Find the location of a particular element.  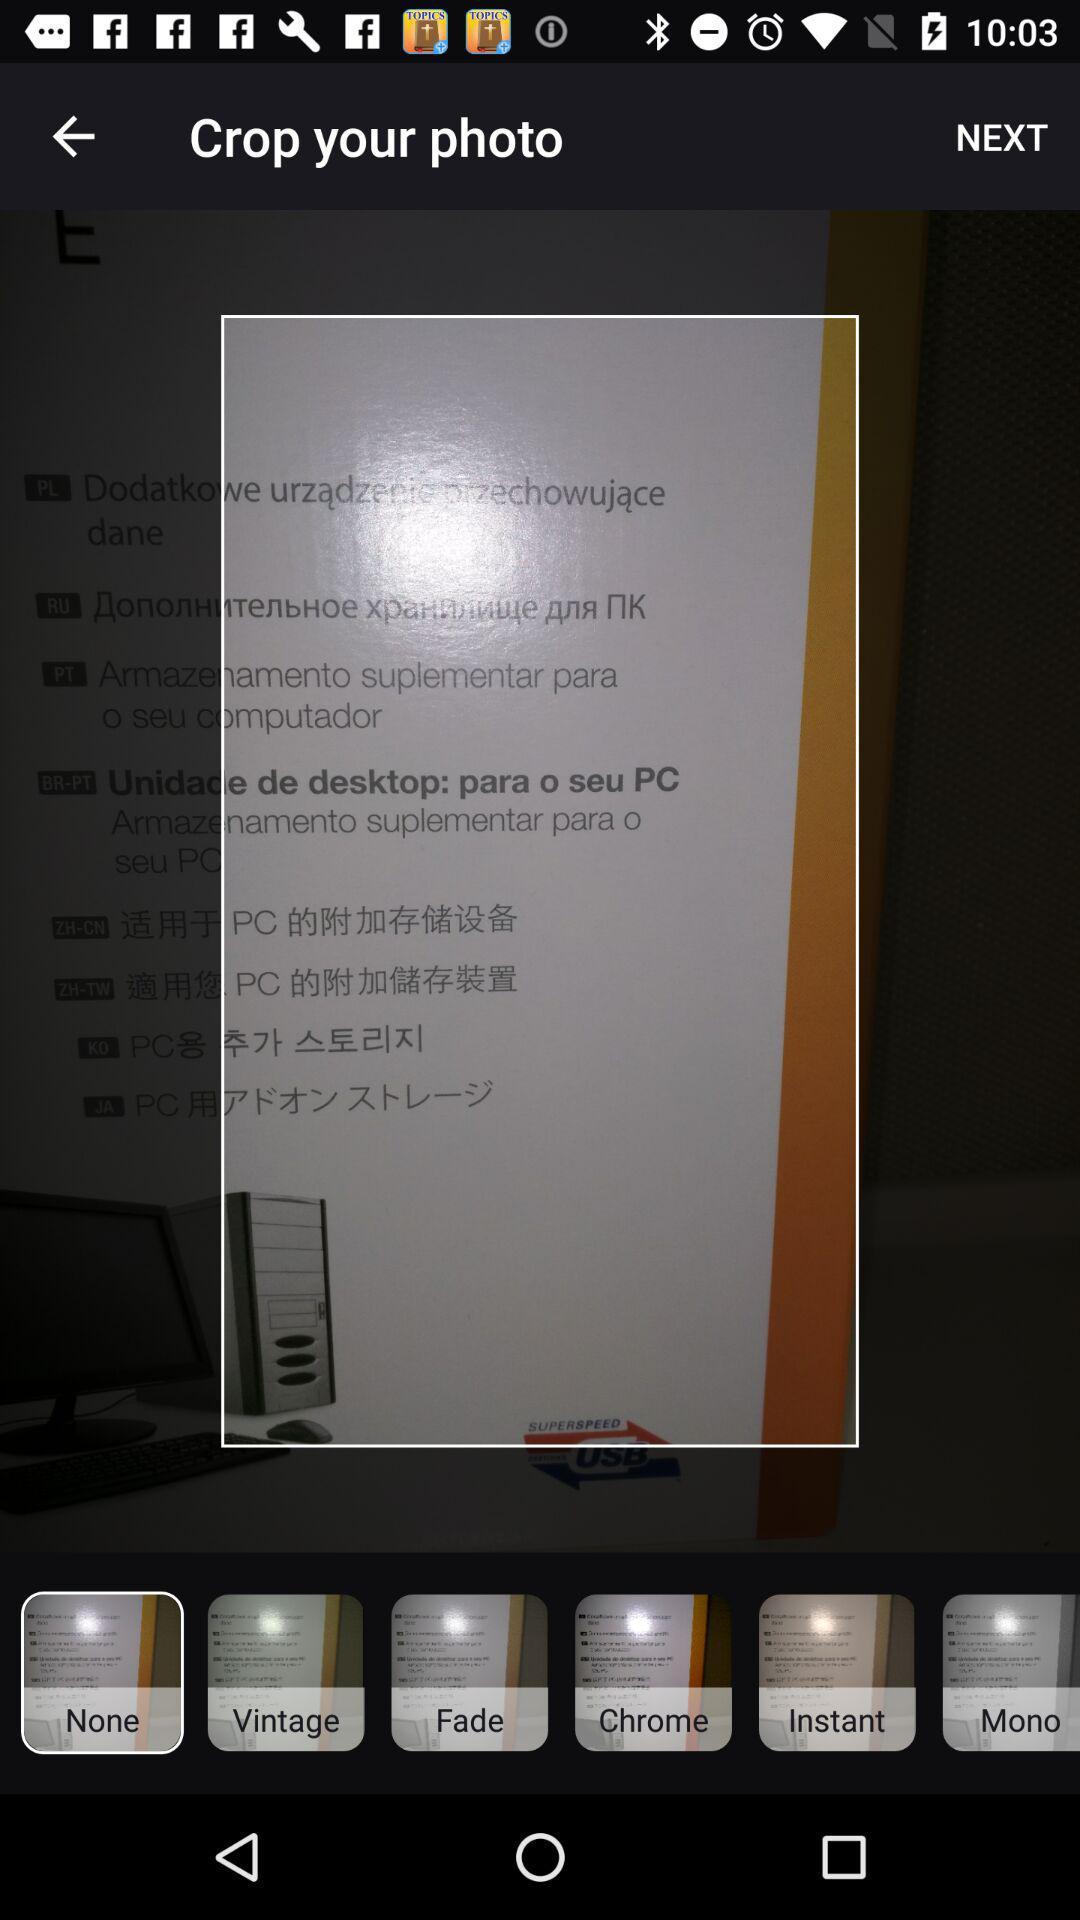

om the text next to chrome is located at coordinates (837, 1673).